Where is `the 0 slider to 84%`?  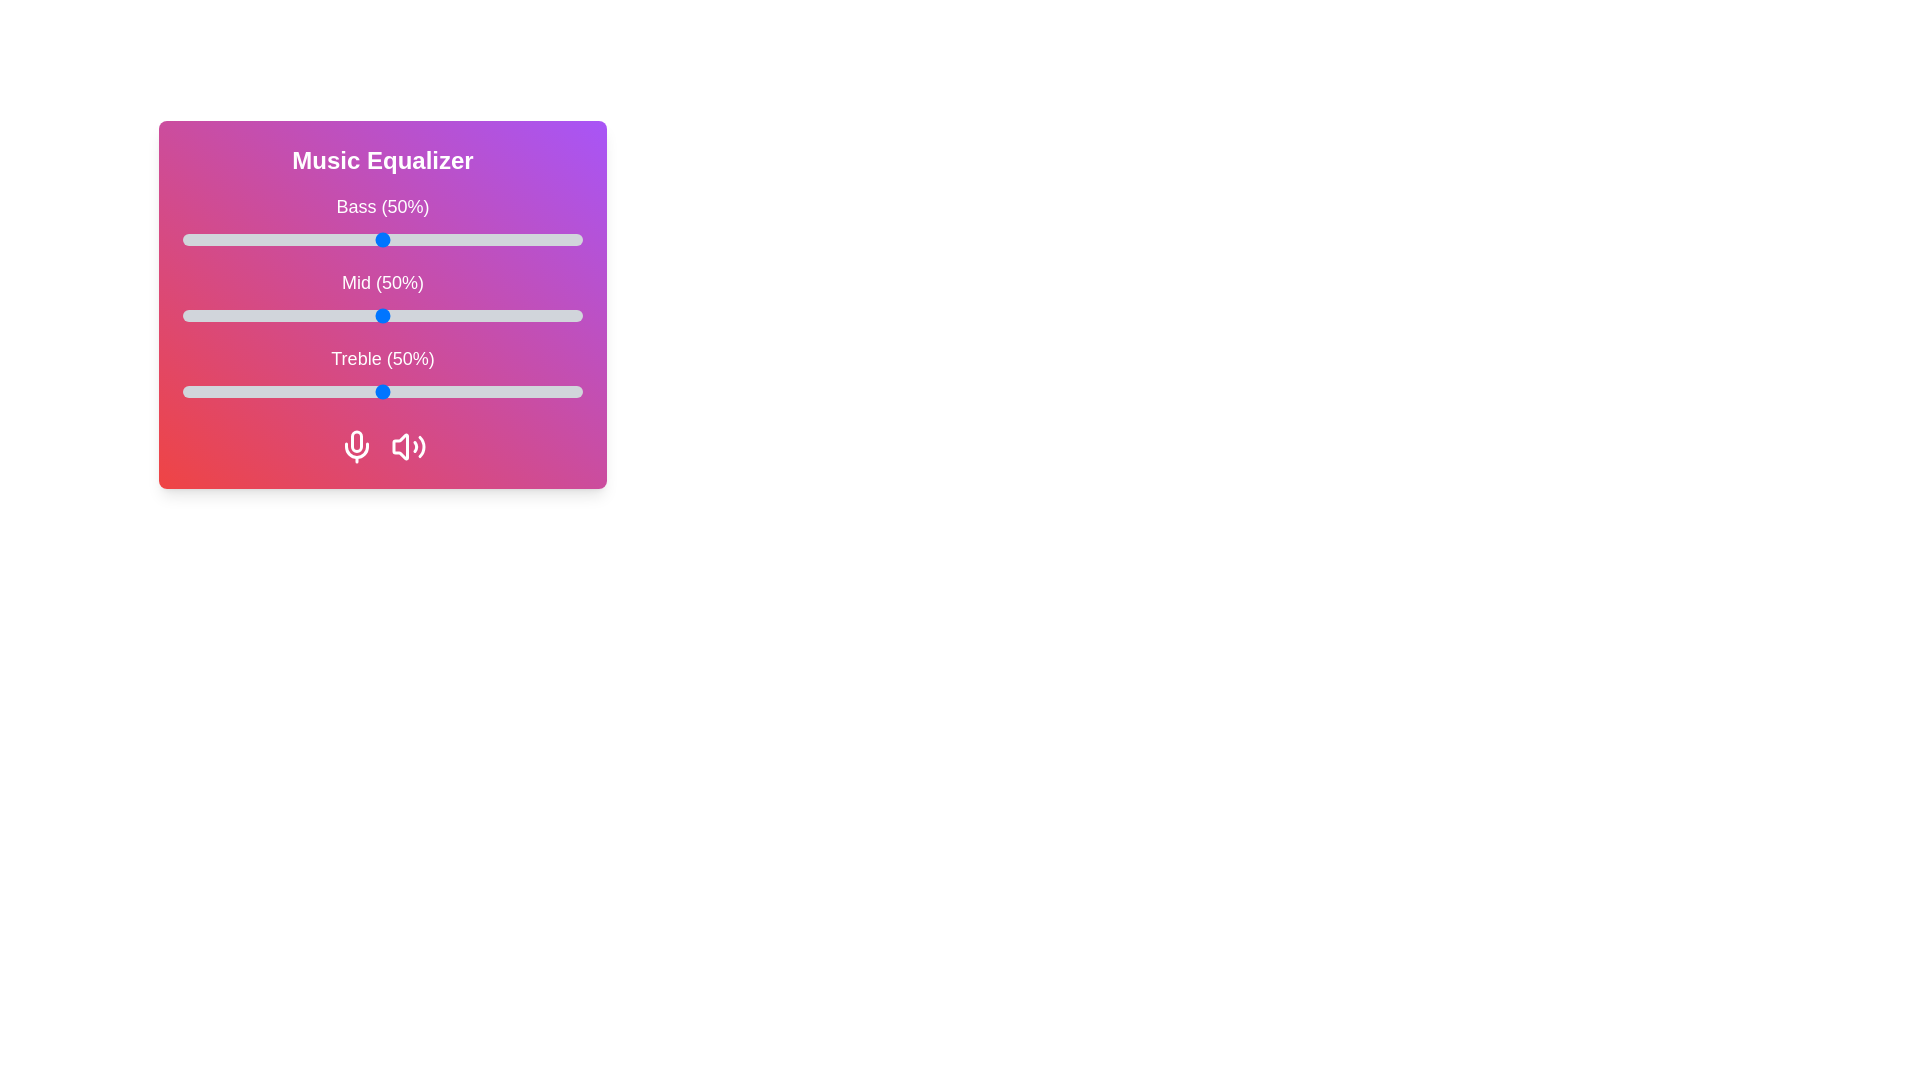 the 0 slider to 84% is located at coordinates (518, 238).